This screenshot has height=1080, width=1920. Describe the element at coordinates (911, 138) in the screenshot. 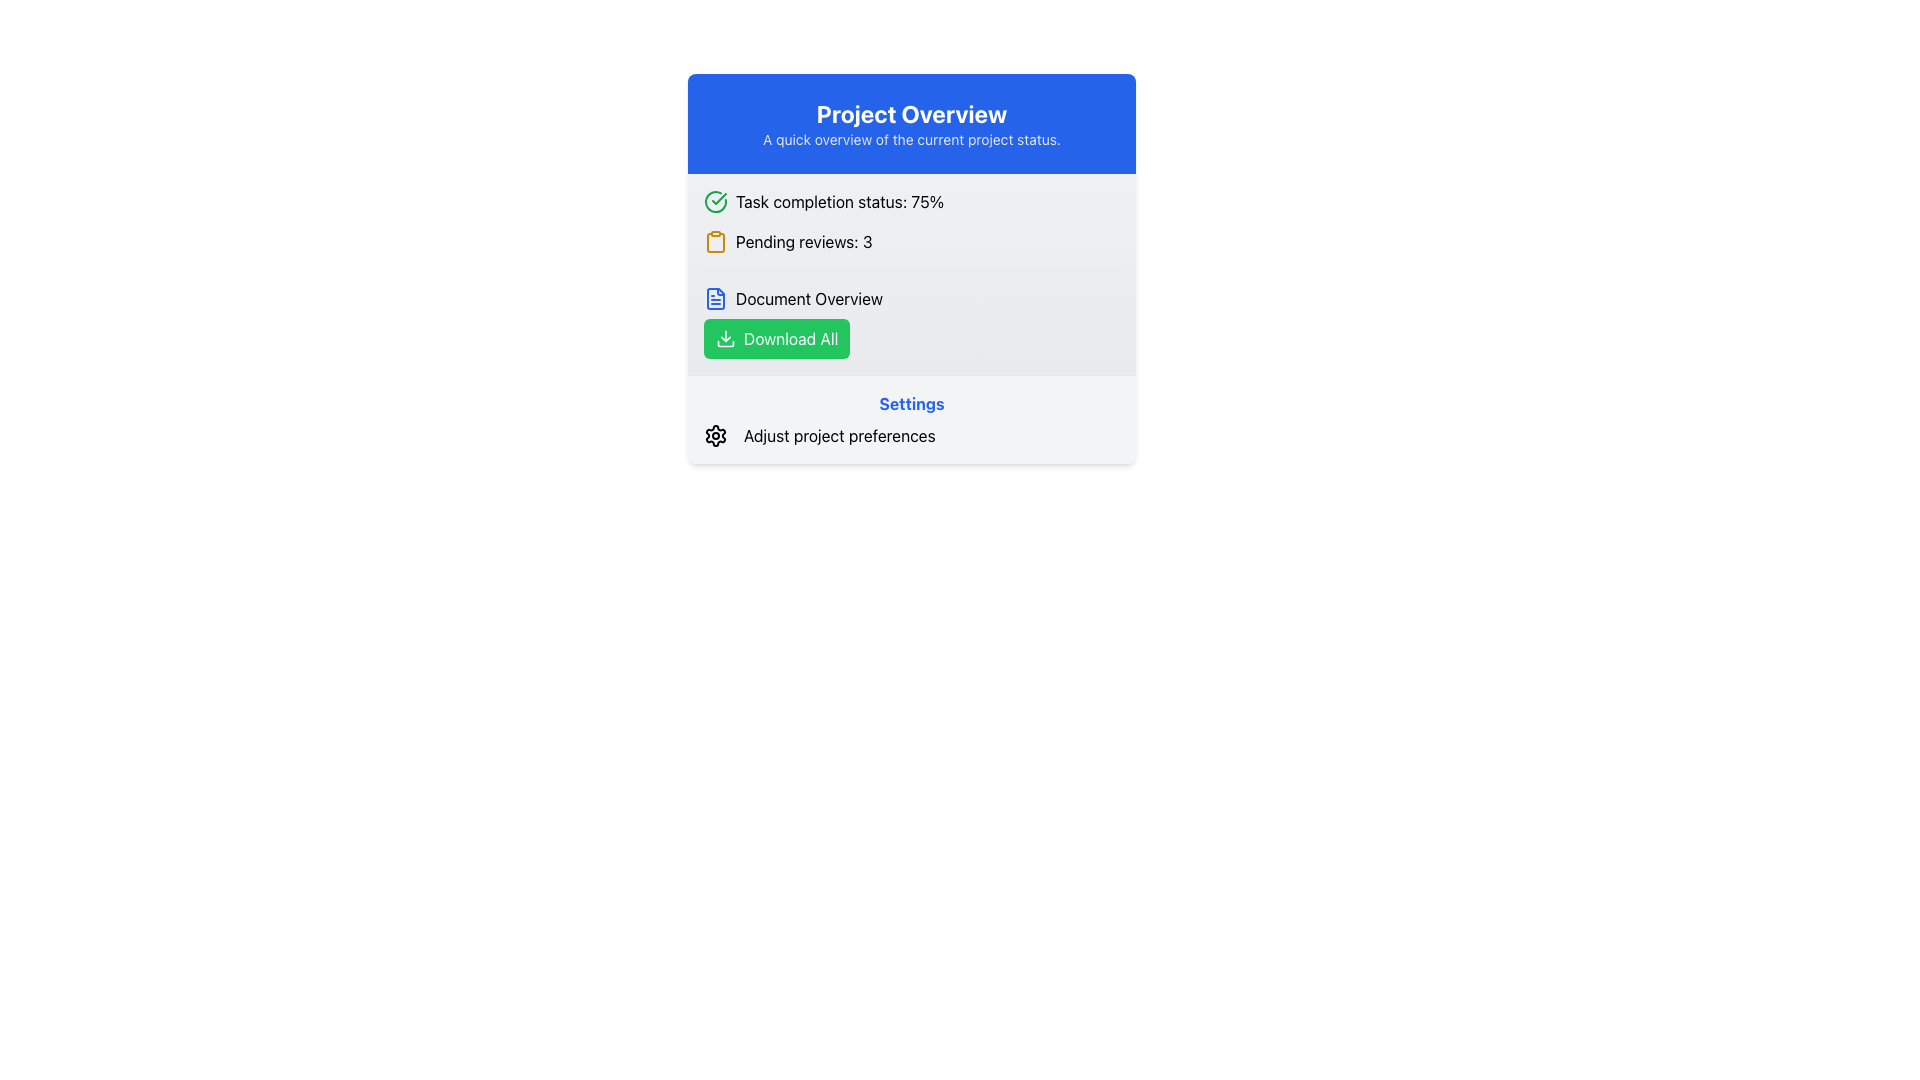

I see `the static text located directly below the 'Project Overview' header, which serves as a descriptive subtitle for the section` at that location.